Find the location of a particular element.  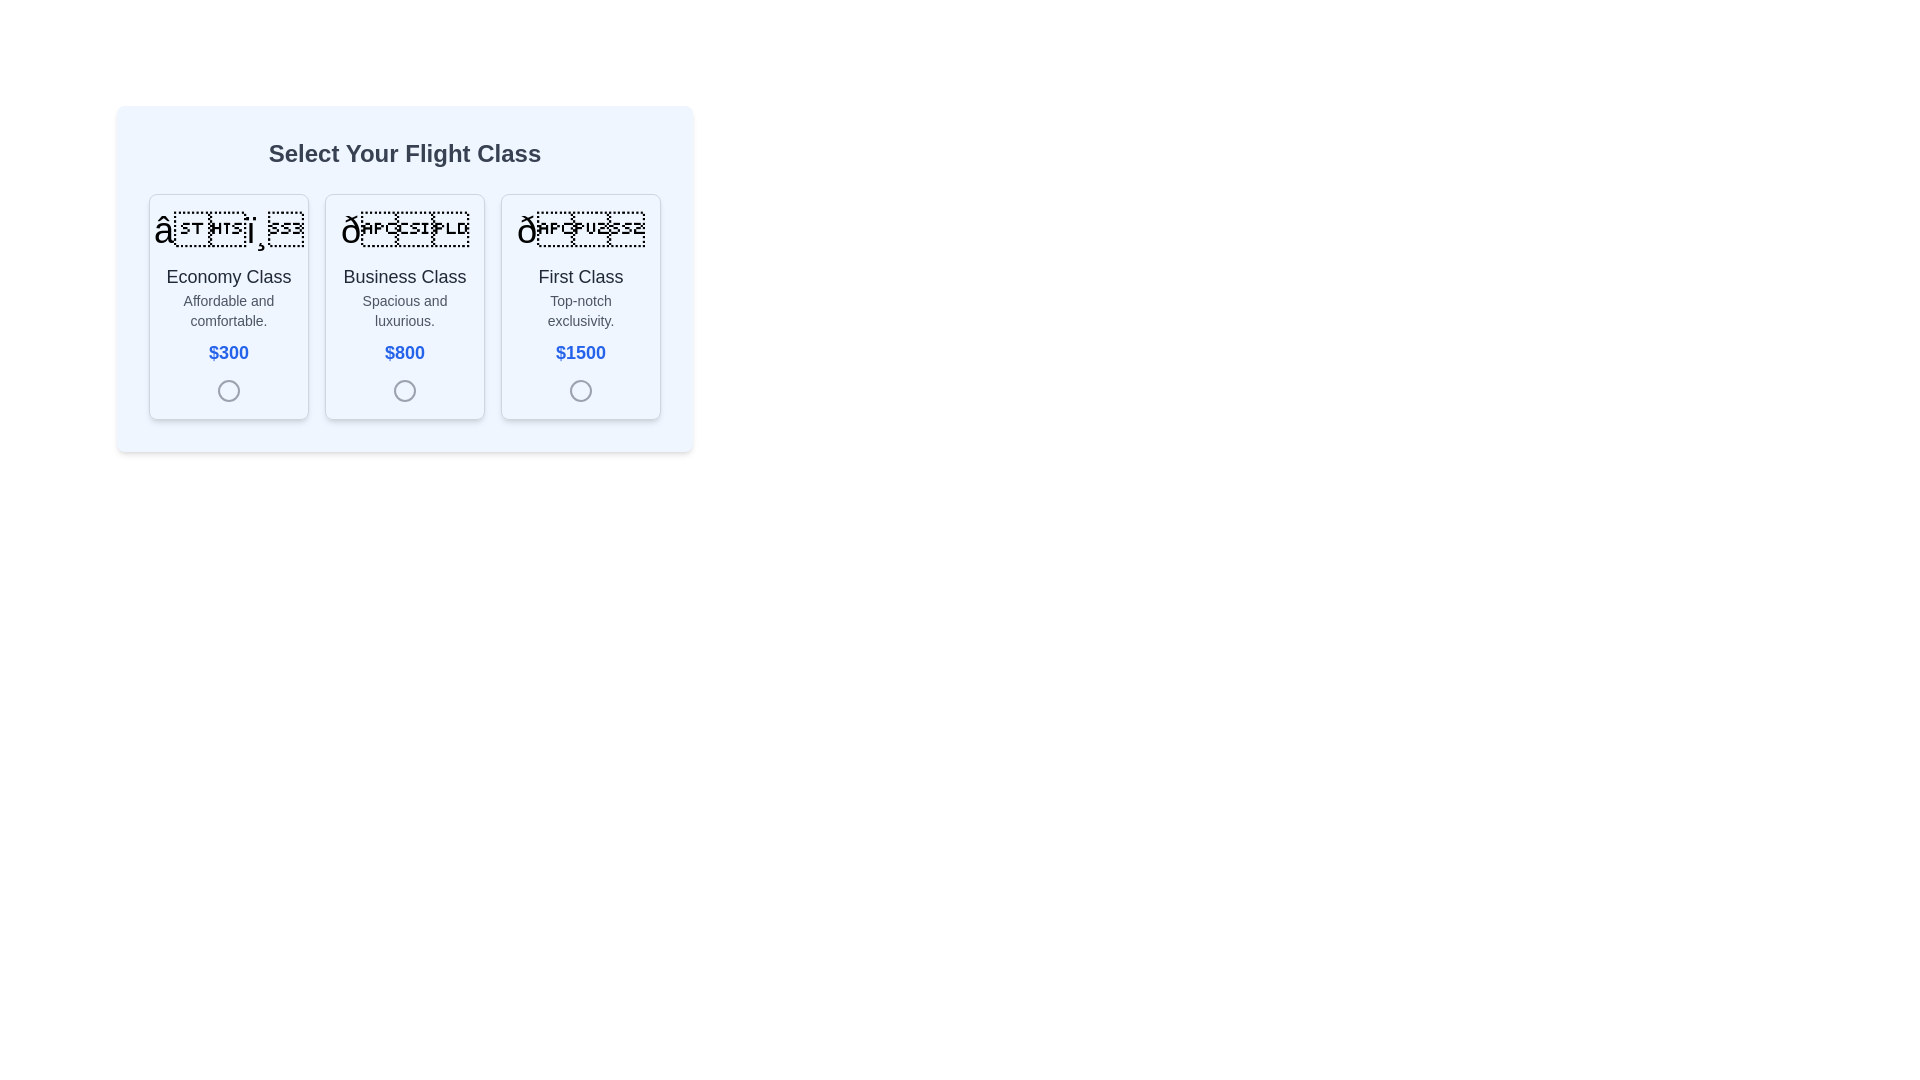

the textual label displaying 'Affordable and comfortable.' which is located below the 'Economy Class' text and above the price '$300' in the card for 'Economy Class' is located at coordinates (229, 311).